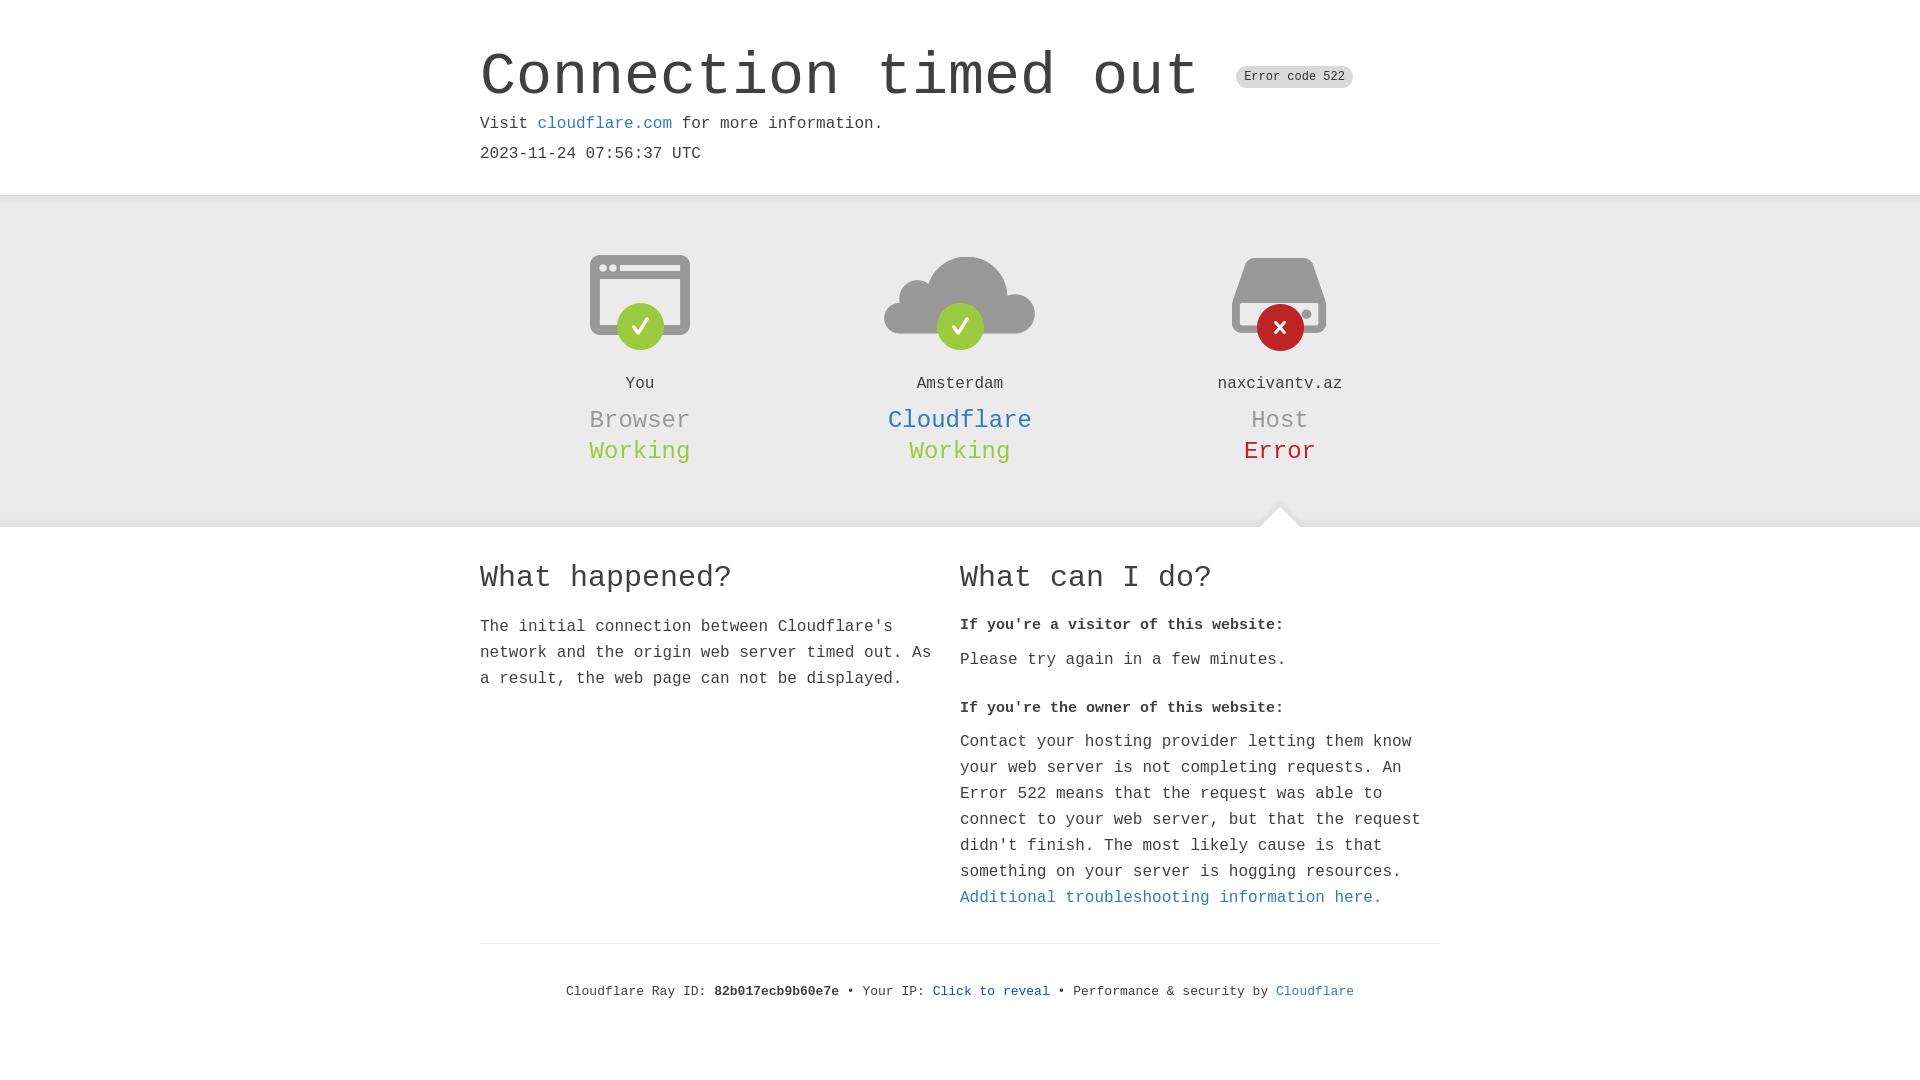 This screenshot has width=1920, height=1080. What do you see at coordinates (991, 991) in the screenshot?
I see `'Click to reveal'` at bounding box center [991, 991].